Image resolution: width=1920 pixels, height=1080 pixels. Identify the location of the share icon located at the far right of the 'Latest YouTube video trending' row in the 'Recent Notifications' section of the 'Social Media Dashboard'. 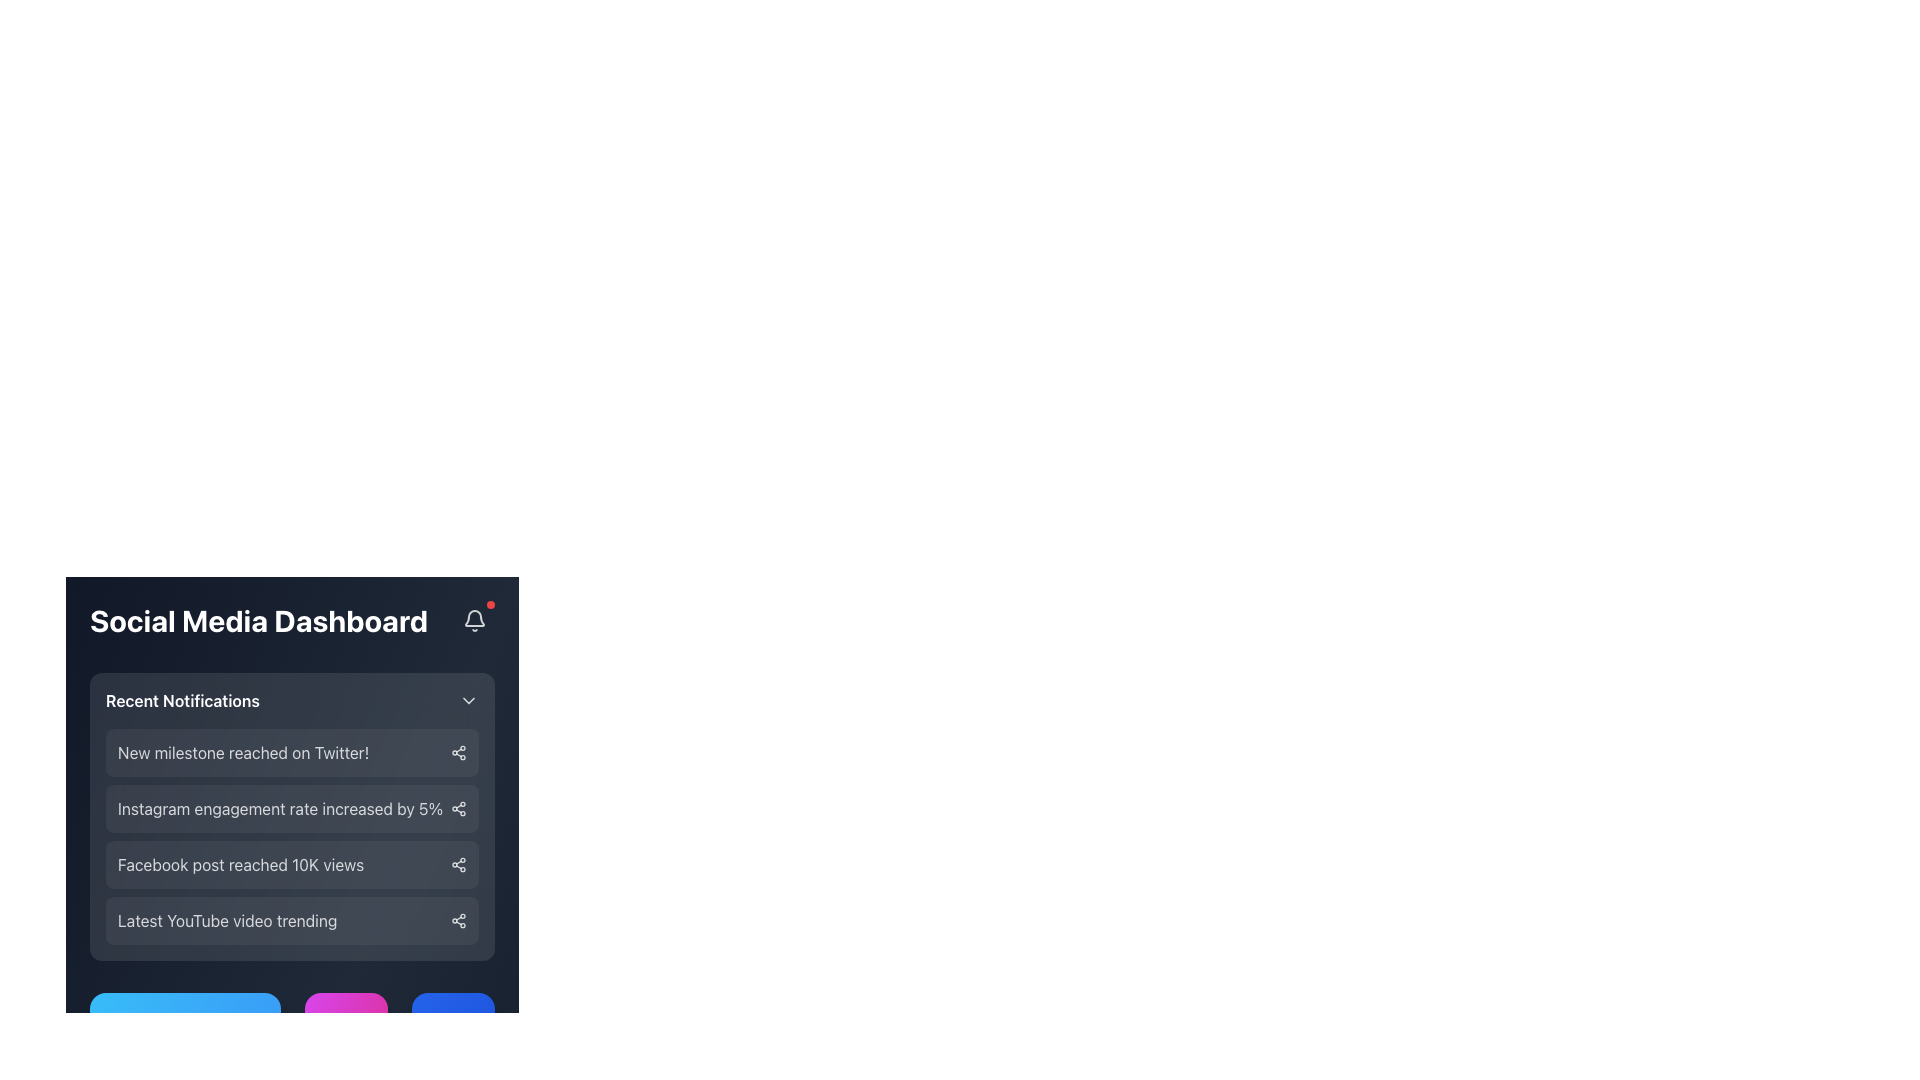
(458, 921).